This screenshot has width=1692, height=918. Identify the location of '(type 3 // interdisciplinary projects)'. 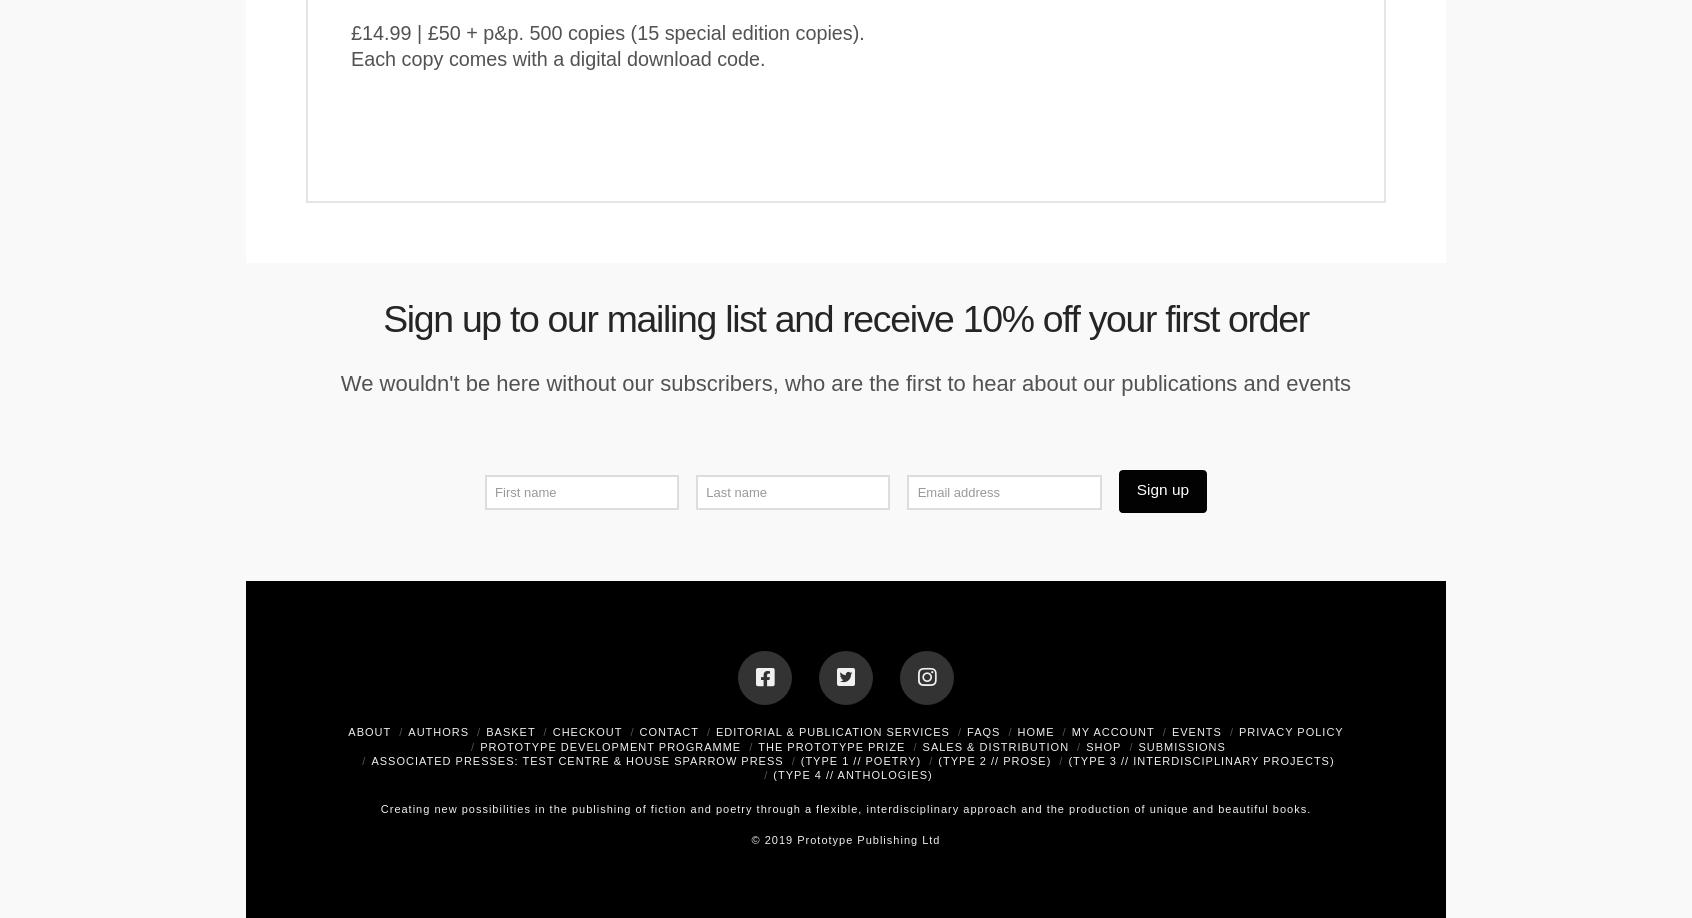
(1200, 759).